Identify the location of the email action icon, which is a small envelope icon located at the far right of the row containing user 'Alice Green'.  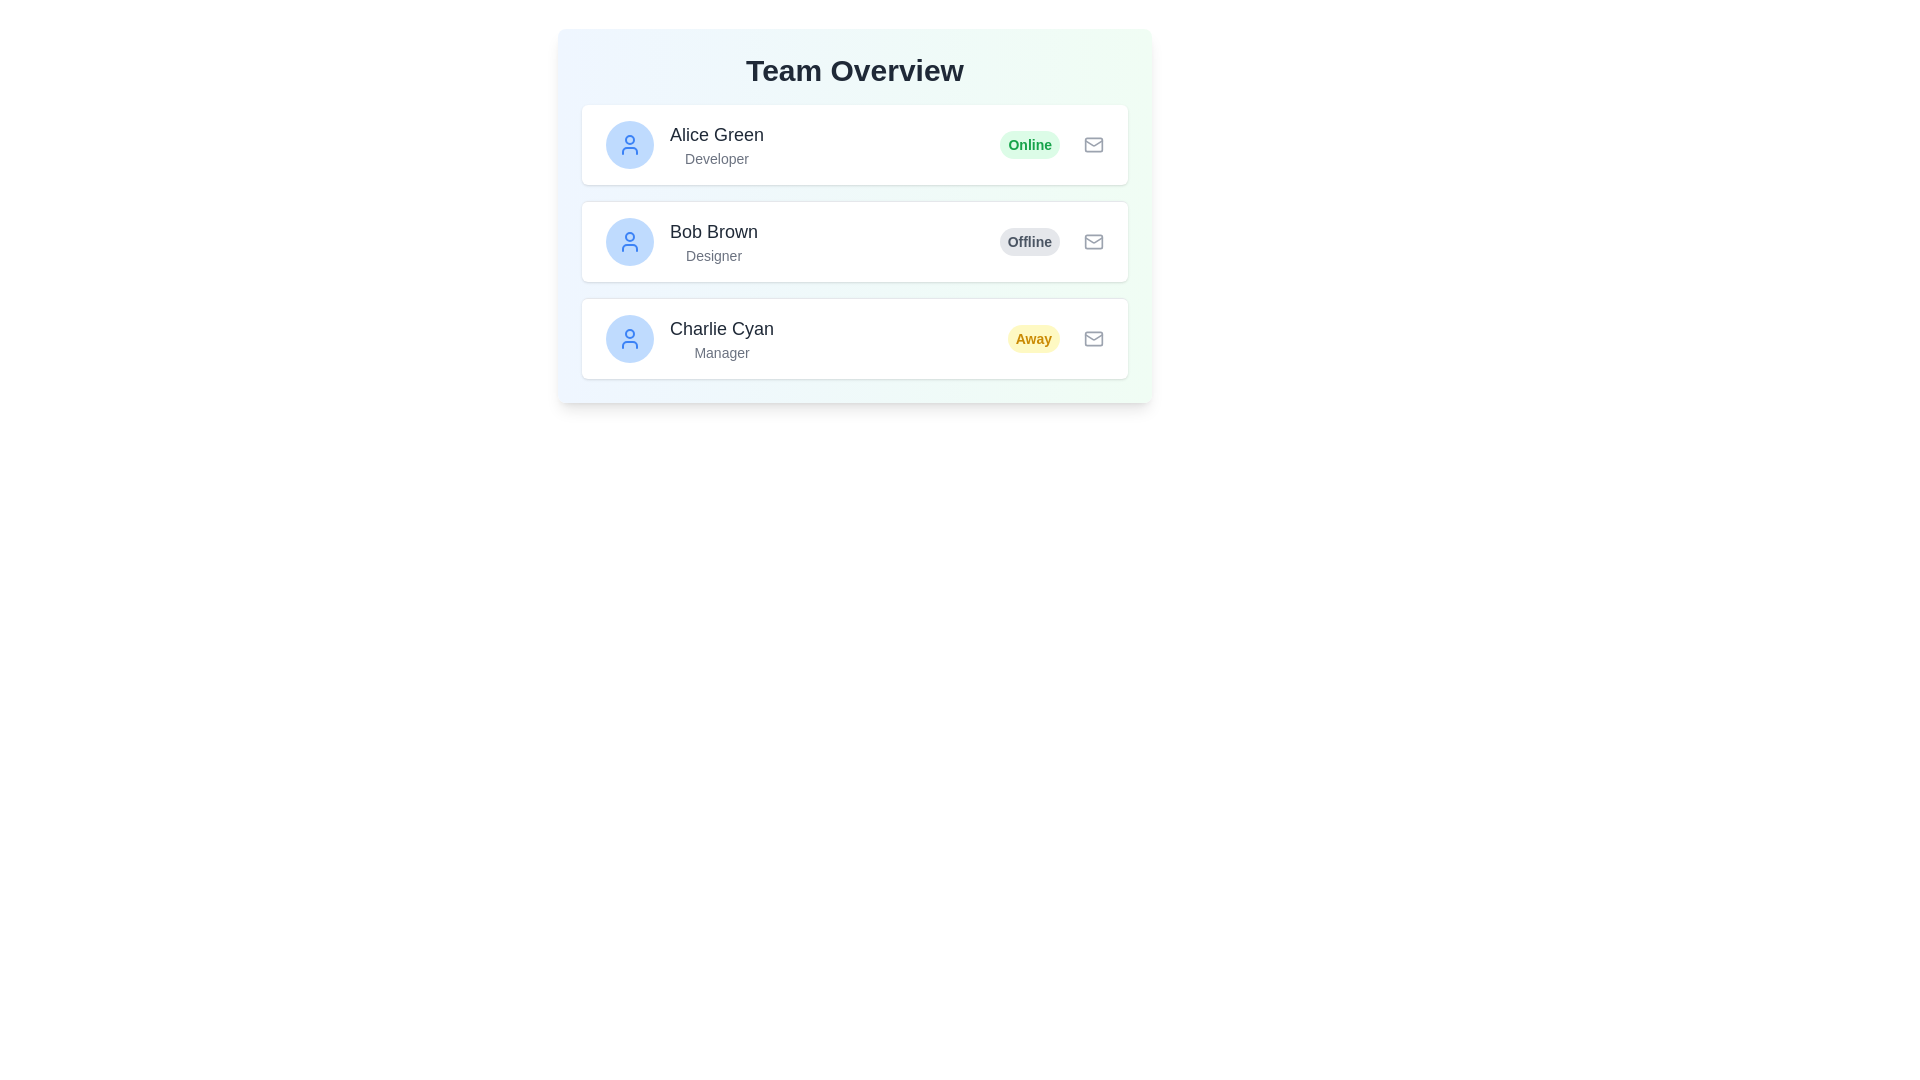
(1093, 144).